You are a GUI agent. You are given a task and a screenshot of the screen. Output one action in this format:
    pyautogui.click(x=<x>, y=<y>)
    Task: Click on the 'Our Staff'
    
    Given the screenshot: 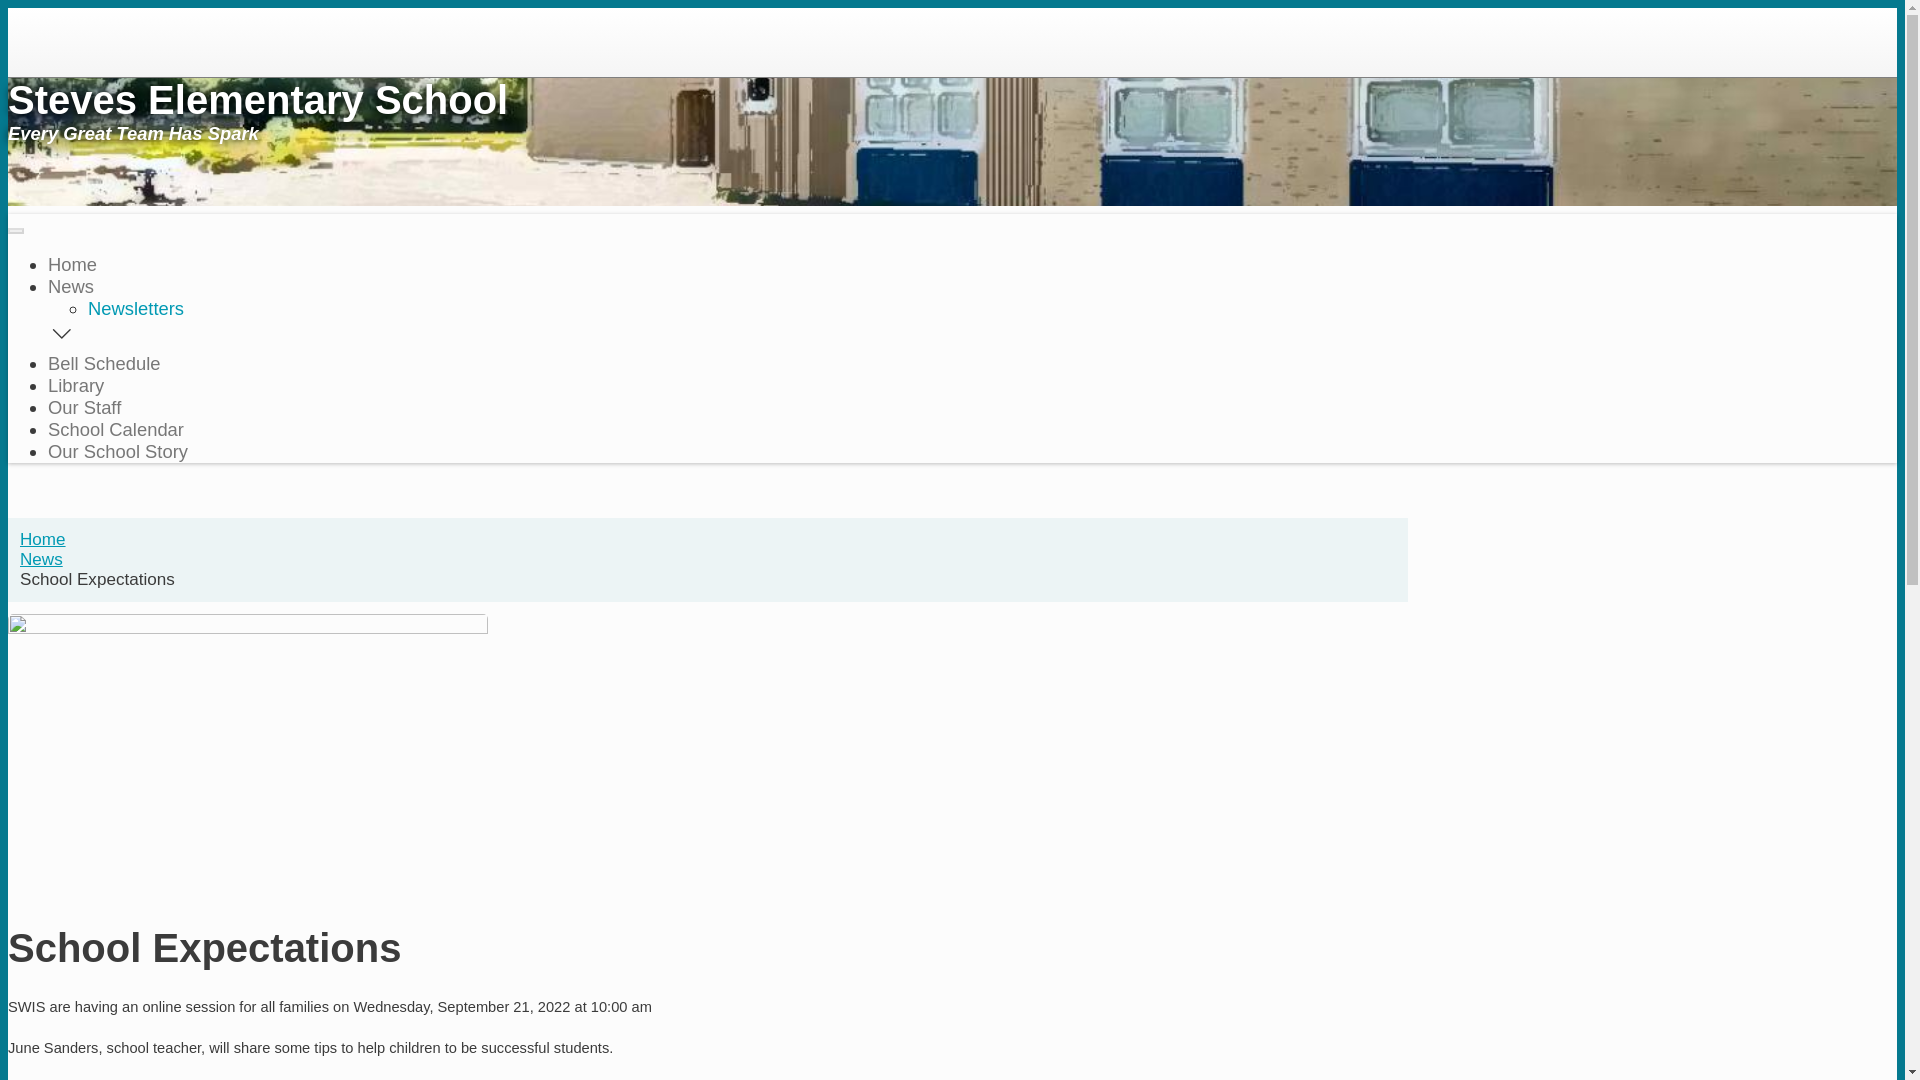 What is the action you would take?
    pyautogui.click(x=83, y=406)
    